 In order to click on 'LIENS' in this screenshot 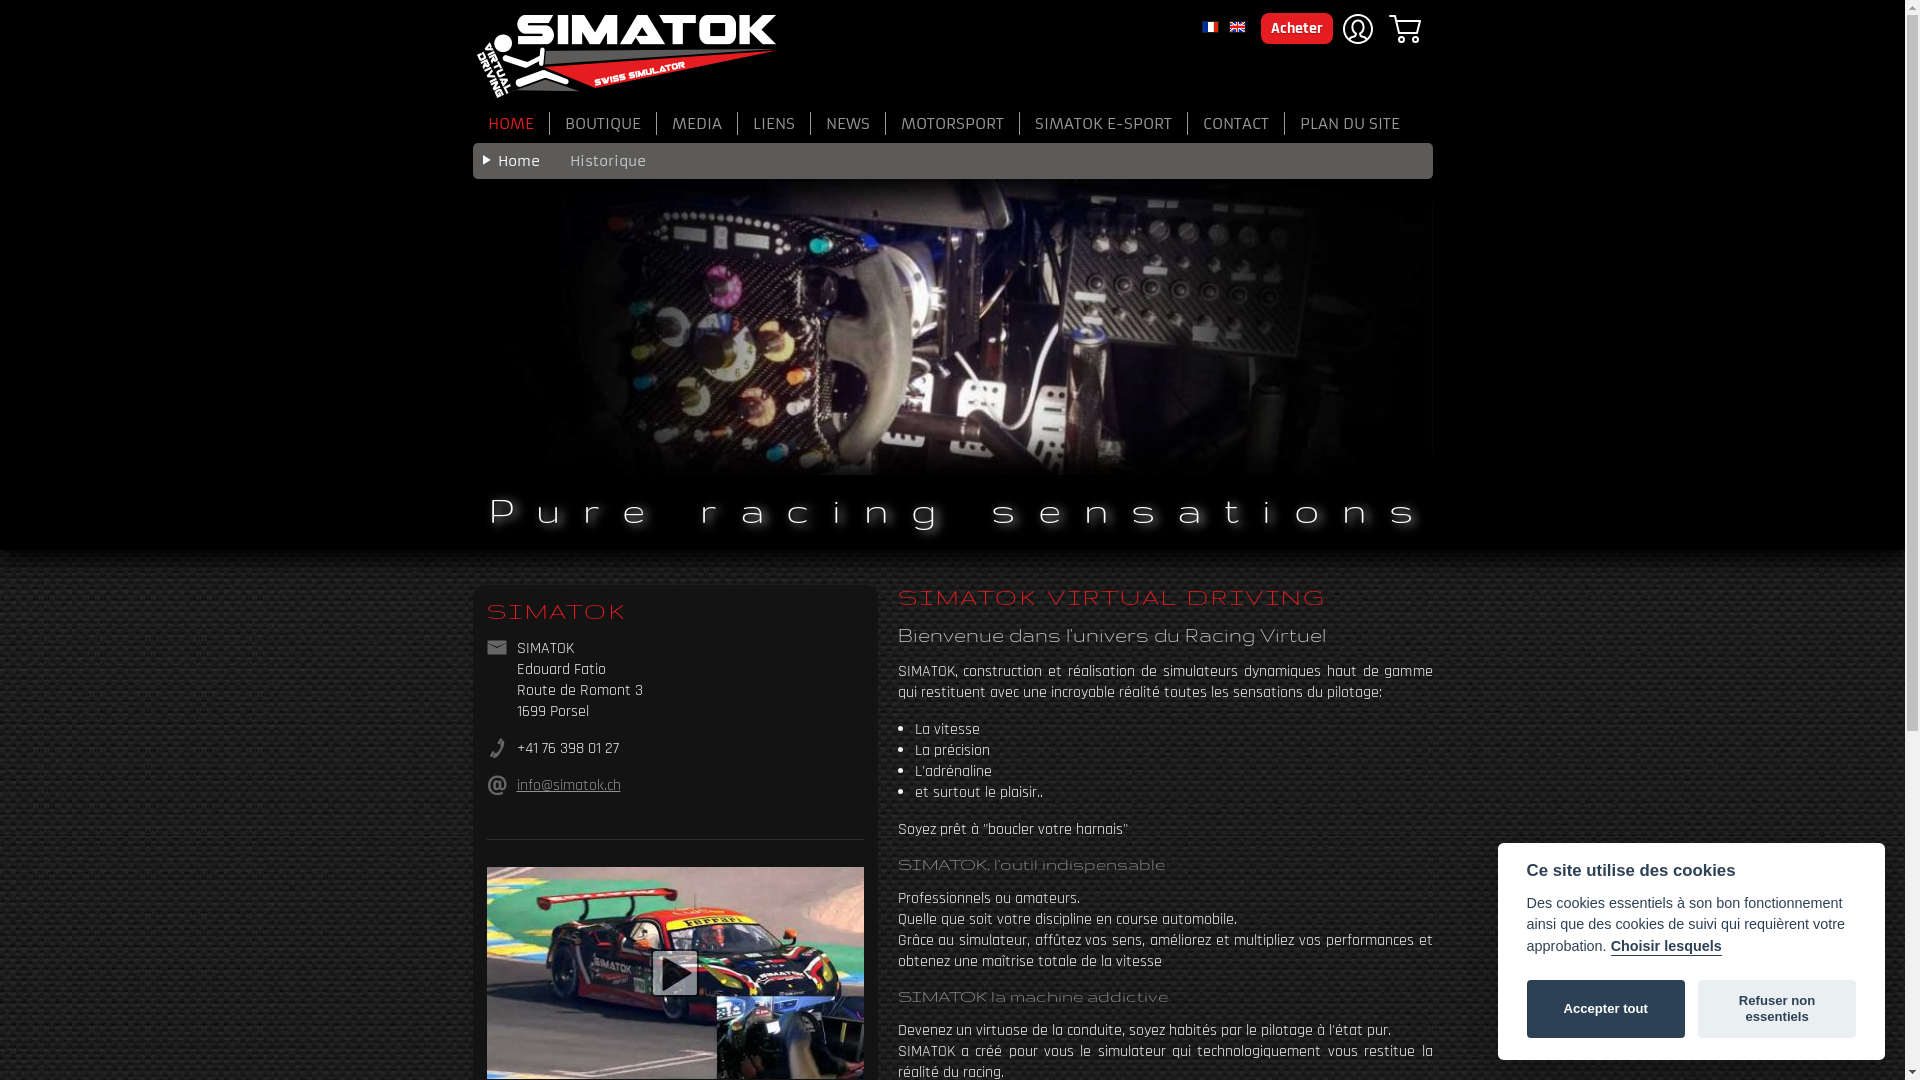, I will do `click(773, 123)`.